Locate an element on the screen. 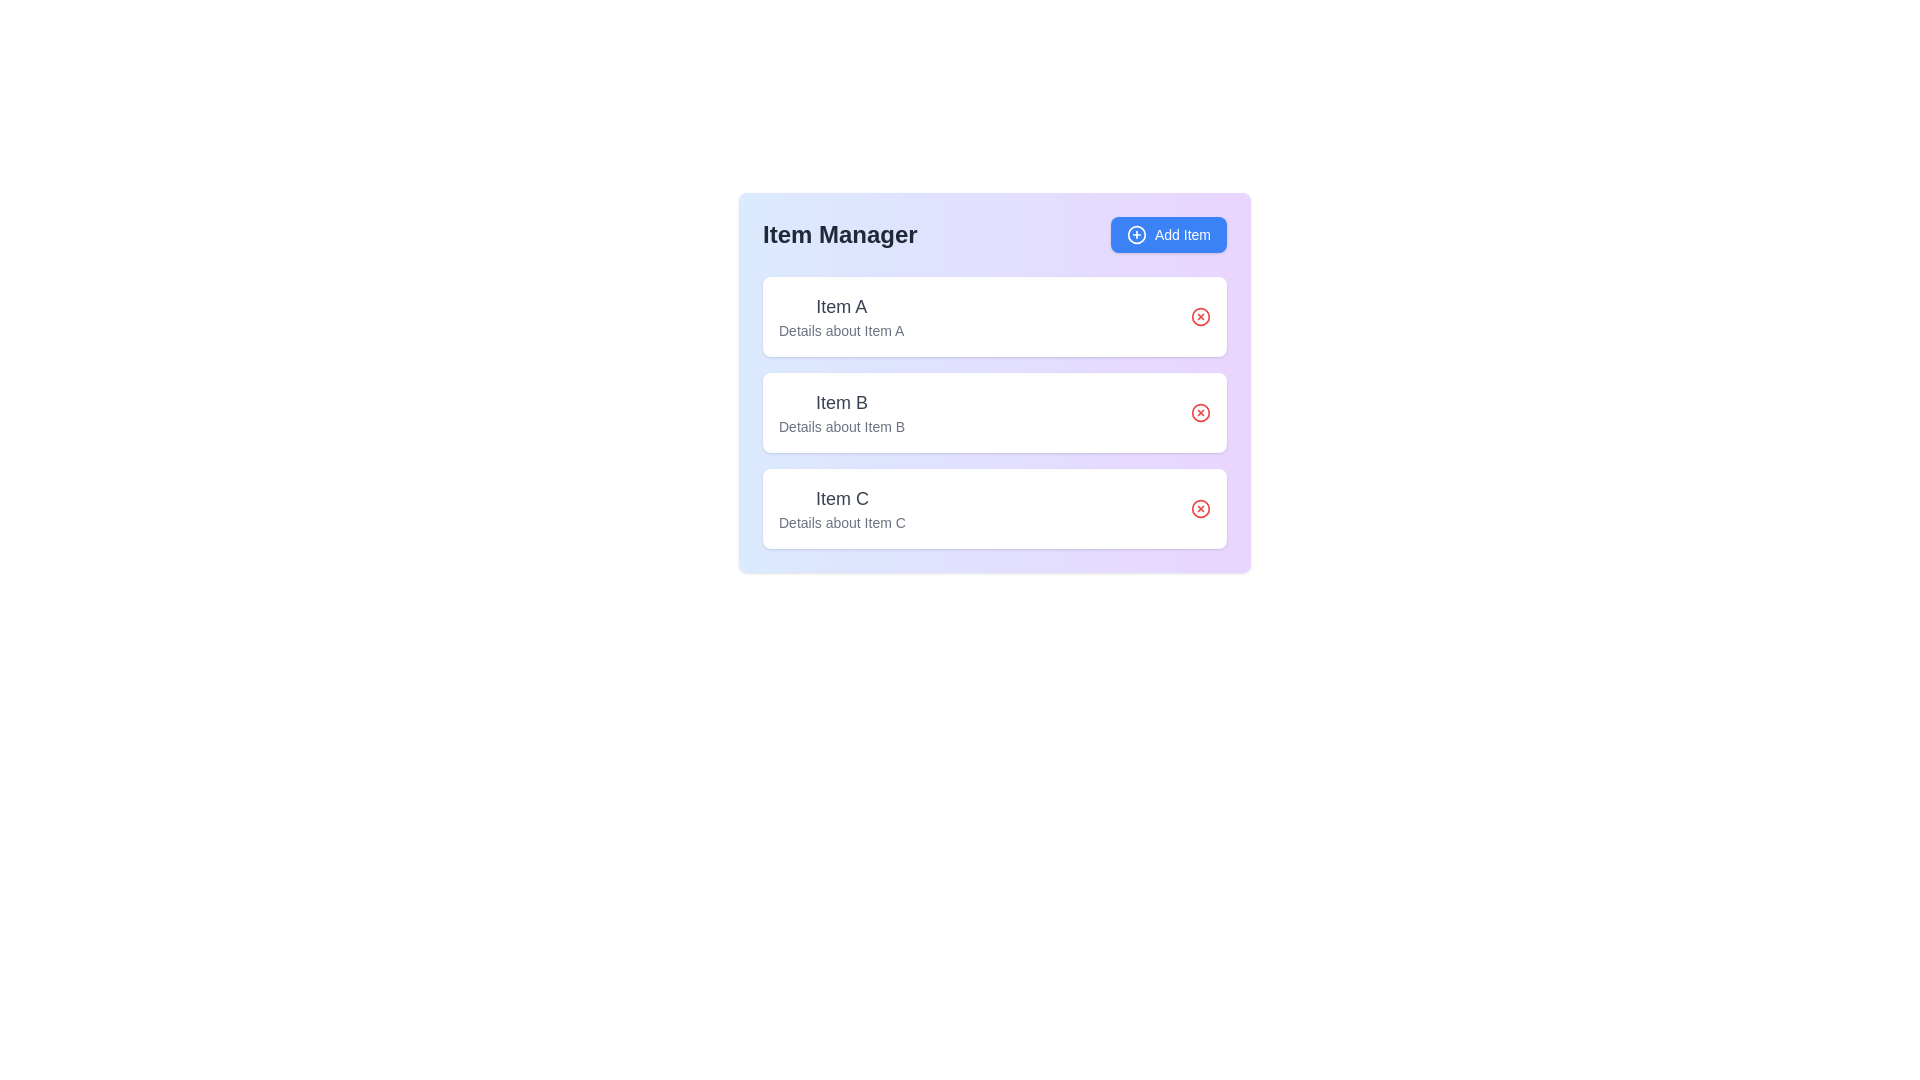 The width and height of the screenshot is (1920, 1080). delete button for the item with name Item B is located at coordinates (1200, 411).